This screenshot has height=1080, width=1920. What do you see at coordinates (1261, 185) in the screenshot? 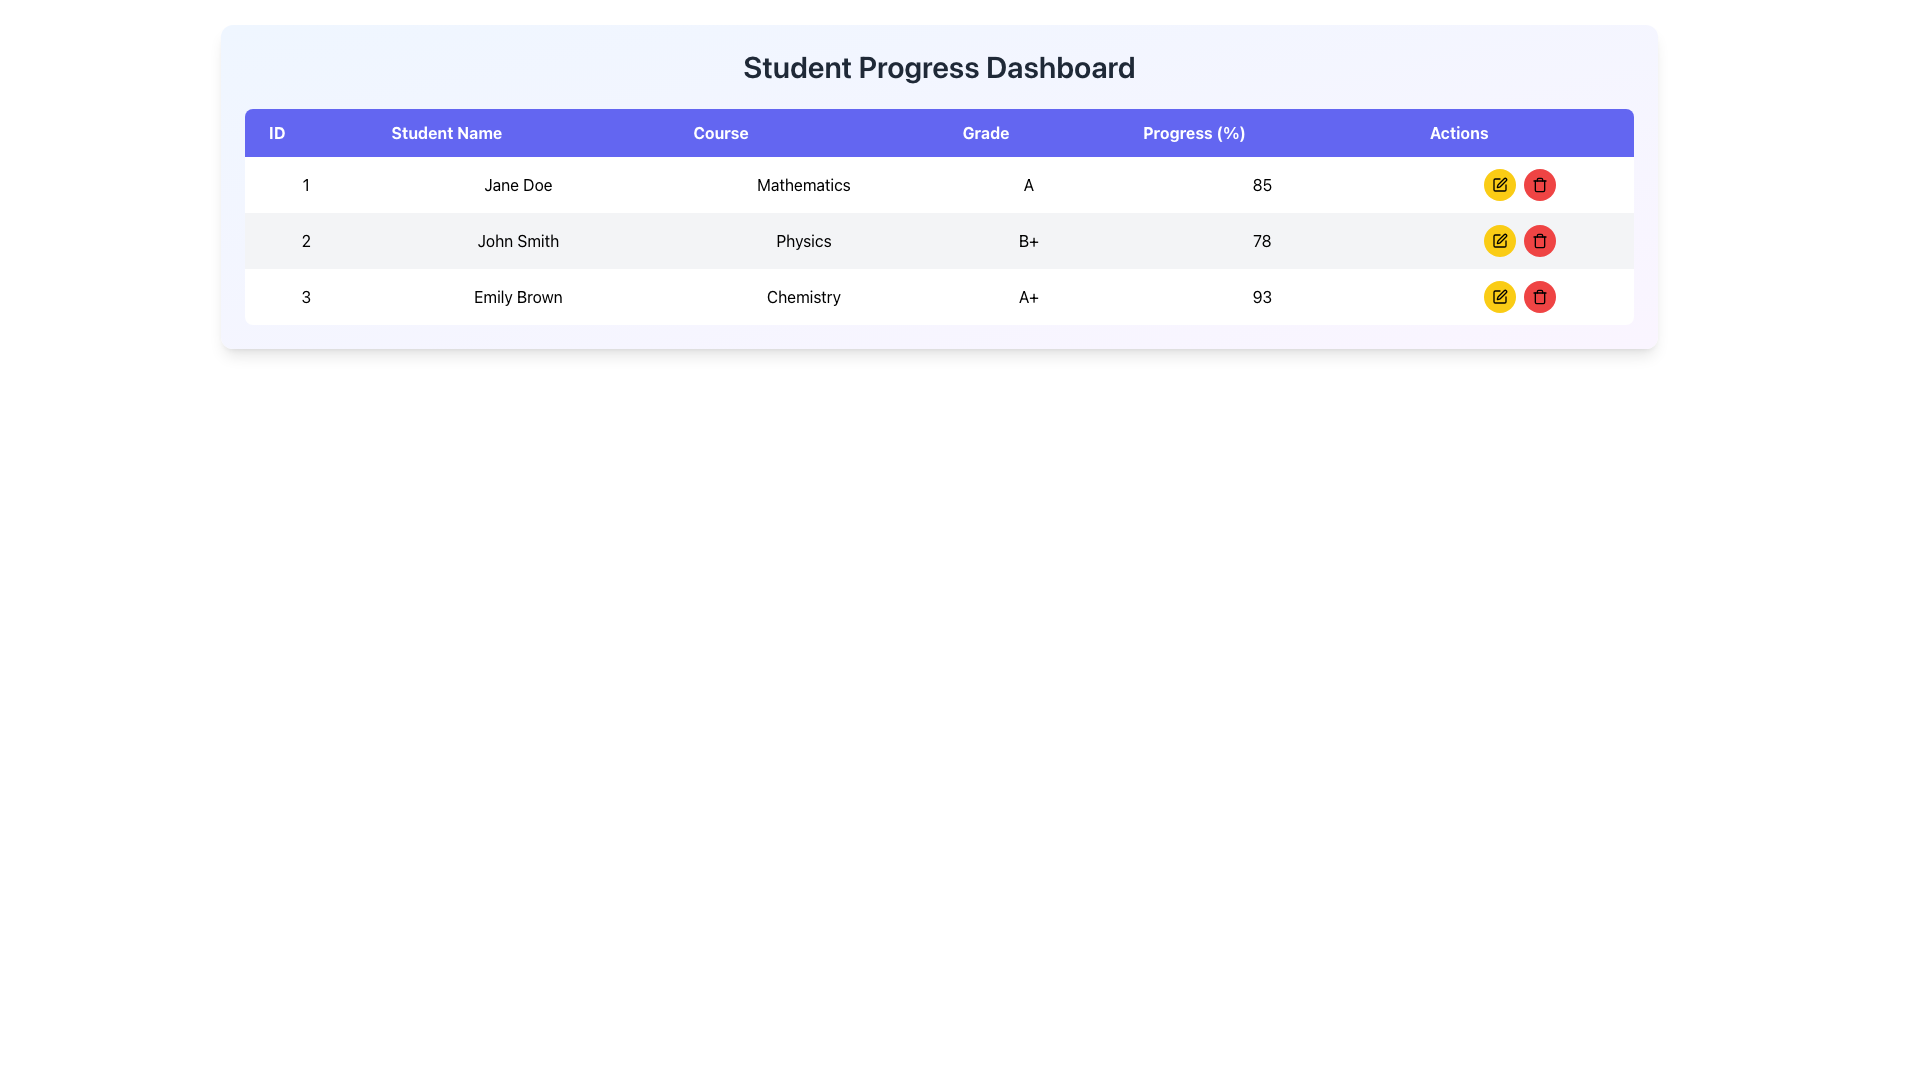
I see `the numeric value '85' displayed in the 'Progress (%)' column for Jane Doe, which is the fifth cell in the row` at bounding box center [1261, 185].